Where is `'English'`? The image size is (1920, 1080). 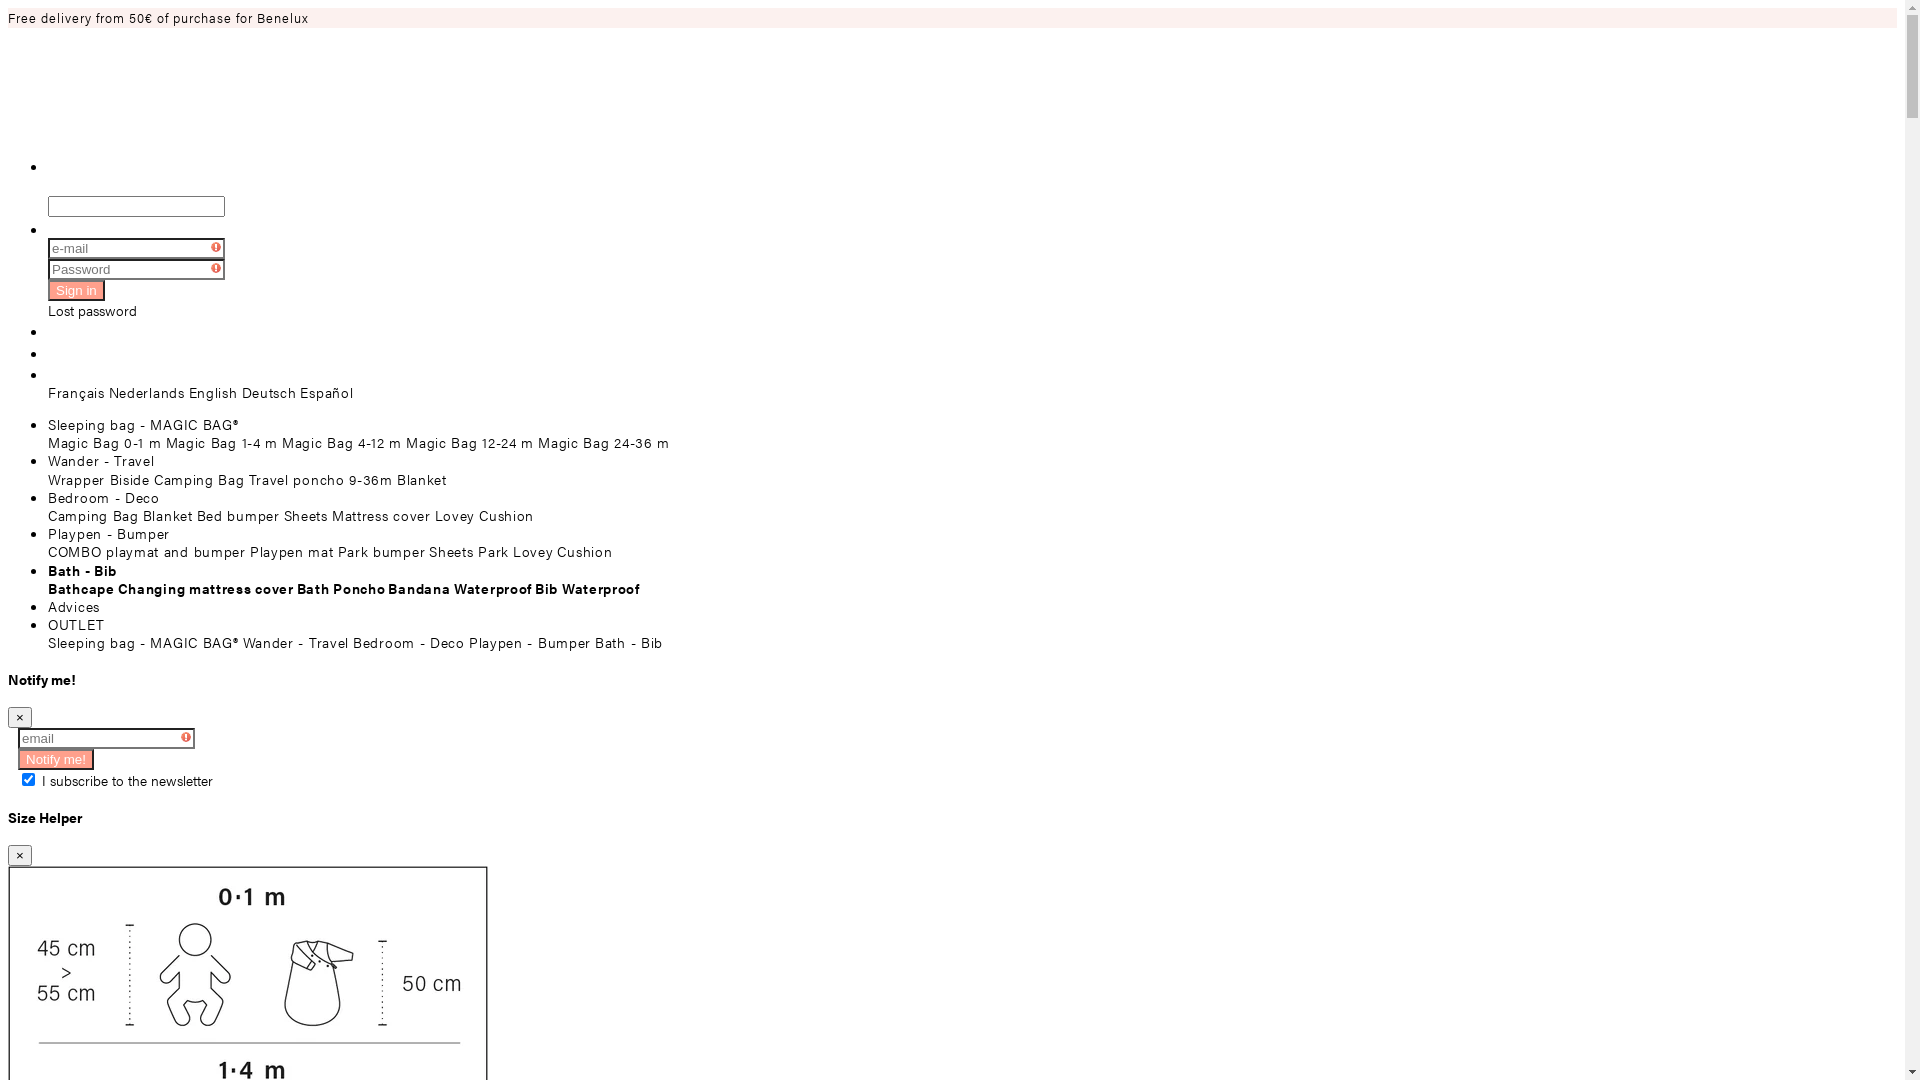
'English' is located at coordinates (188, 392).